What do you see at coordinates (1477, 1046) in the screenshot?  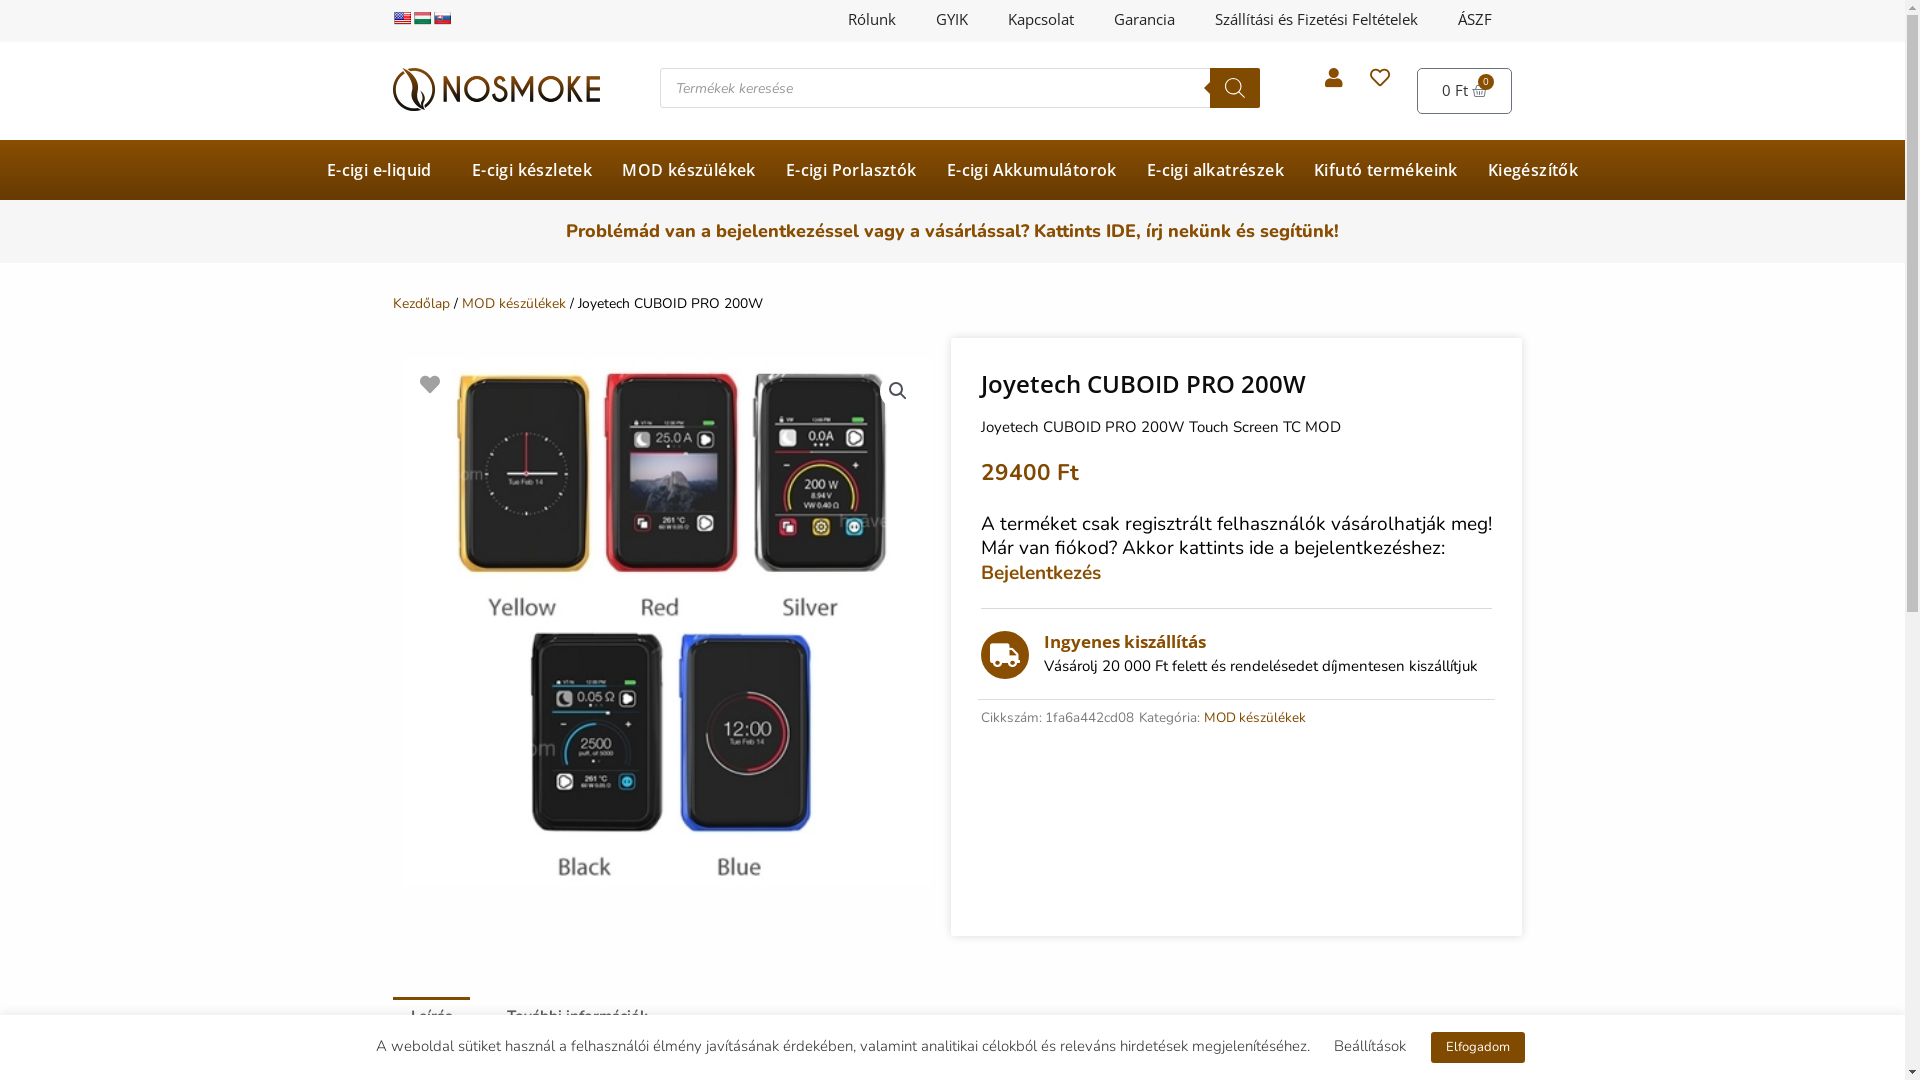 I see `'Elfogadom'` at bounding box center [1477, 1046].